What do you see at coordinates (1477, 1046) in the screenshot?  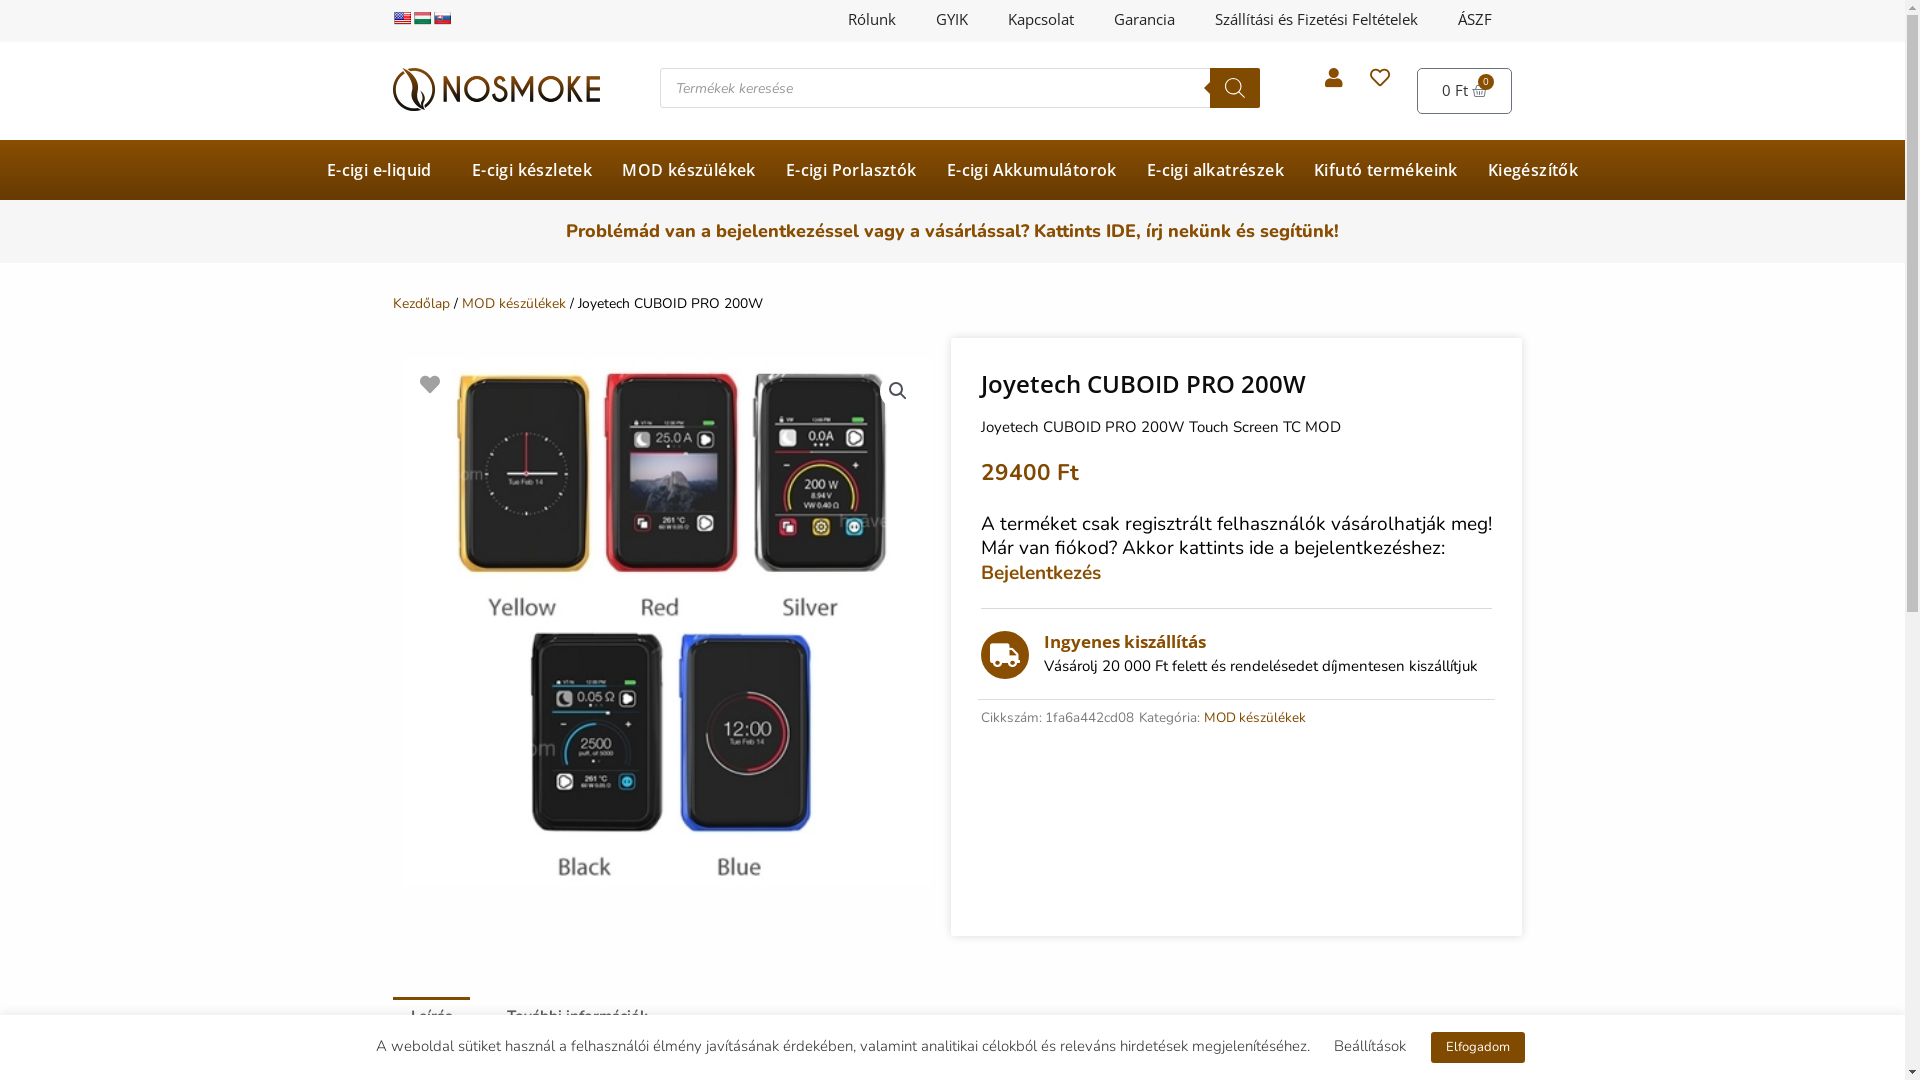 I see `'Elfogadom'` at bounding box center [1477, 1046].